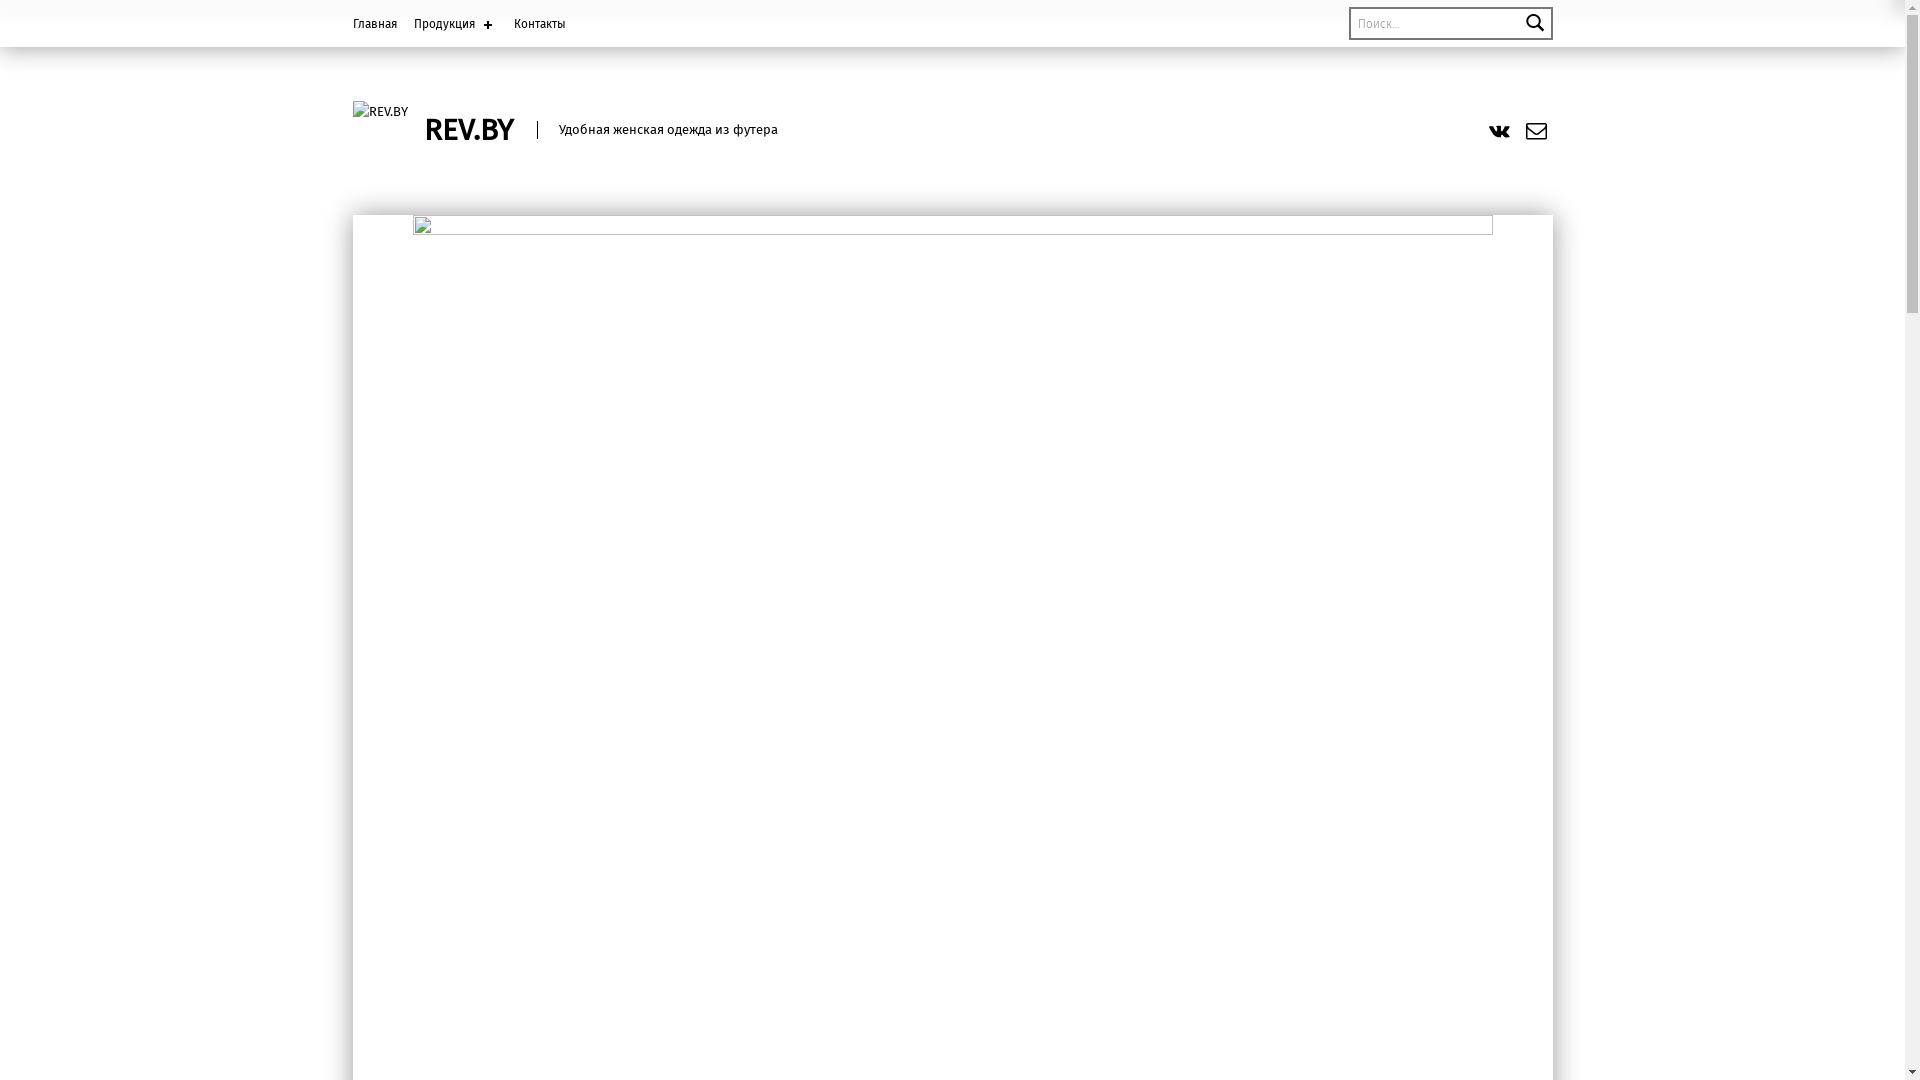 The image size is (1920, 1080). Describe the element at coordinates (1535, 130) in the screenshot. I see `'Email'` at that location.